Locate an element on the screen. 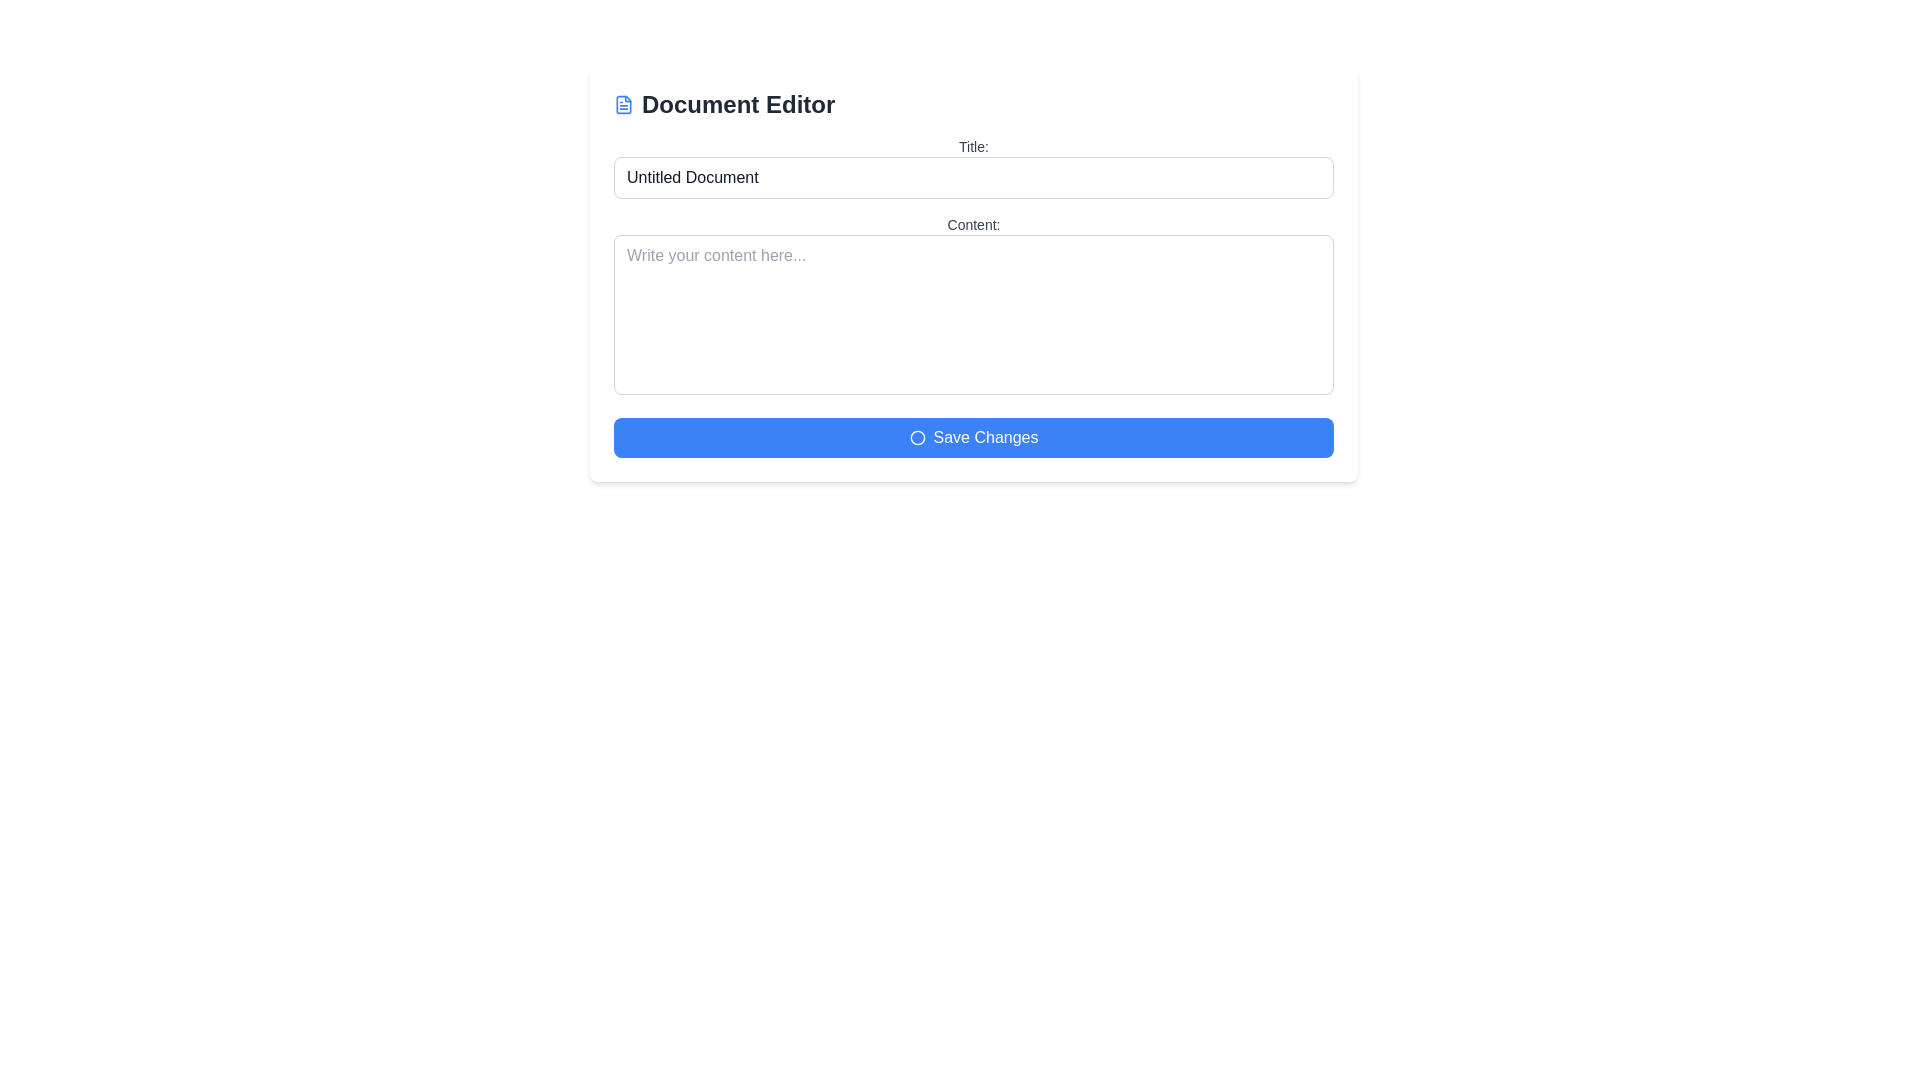  the text label reading 'Content:' which is styled in gray and positioned above a multi-line text input field is located at coordinates (974, 224).